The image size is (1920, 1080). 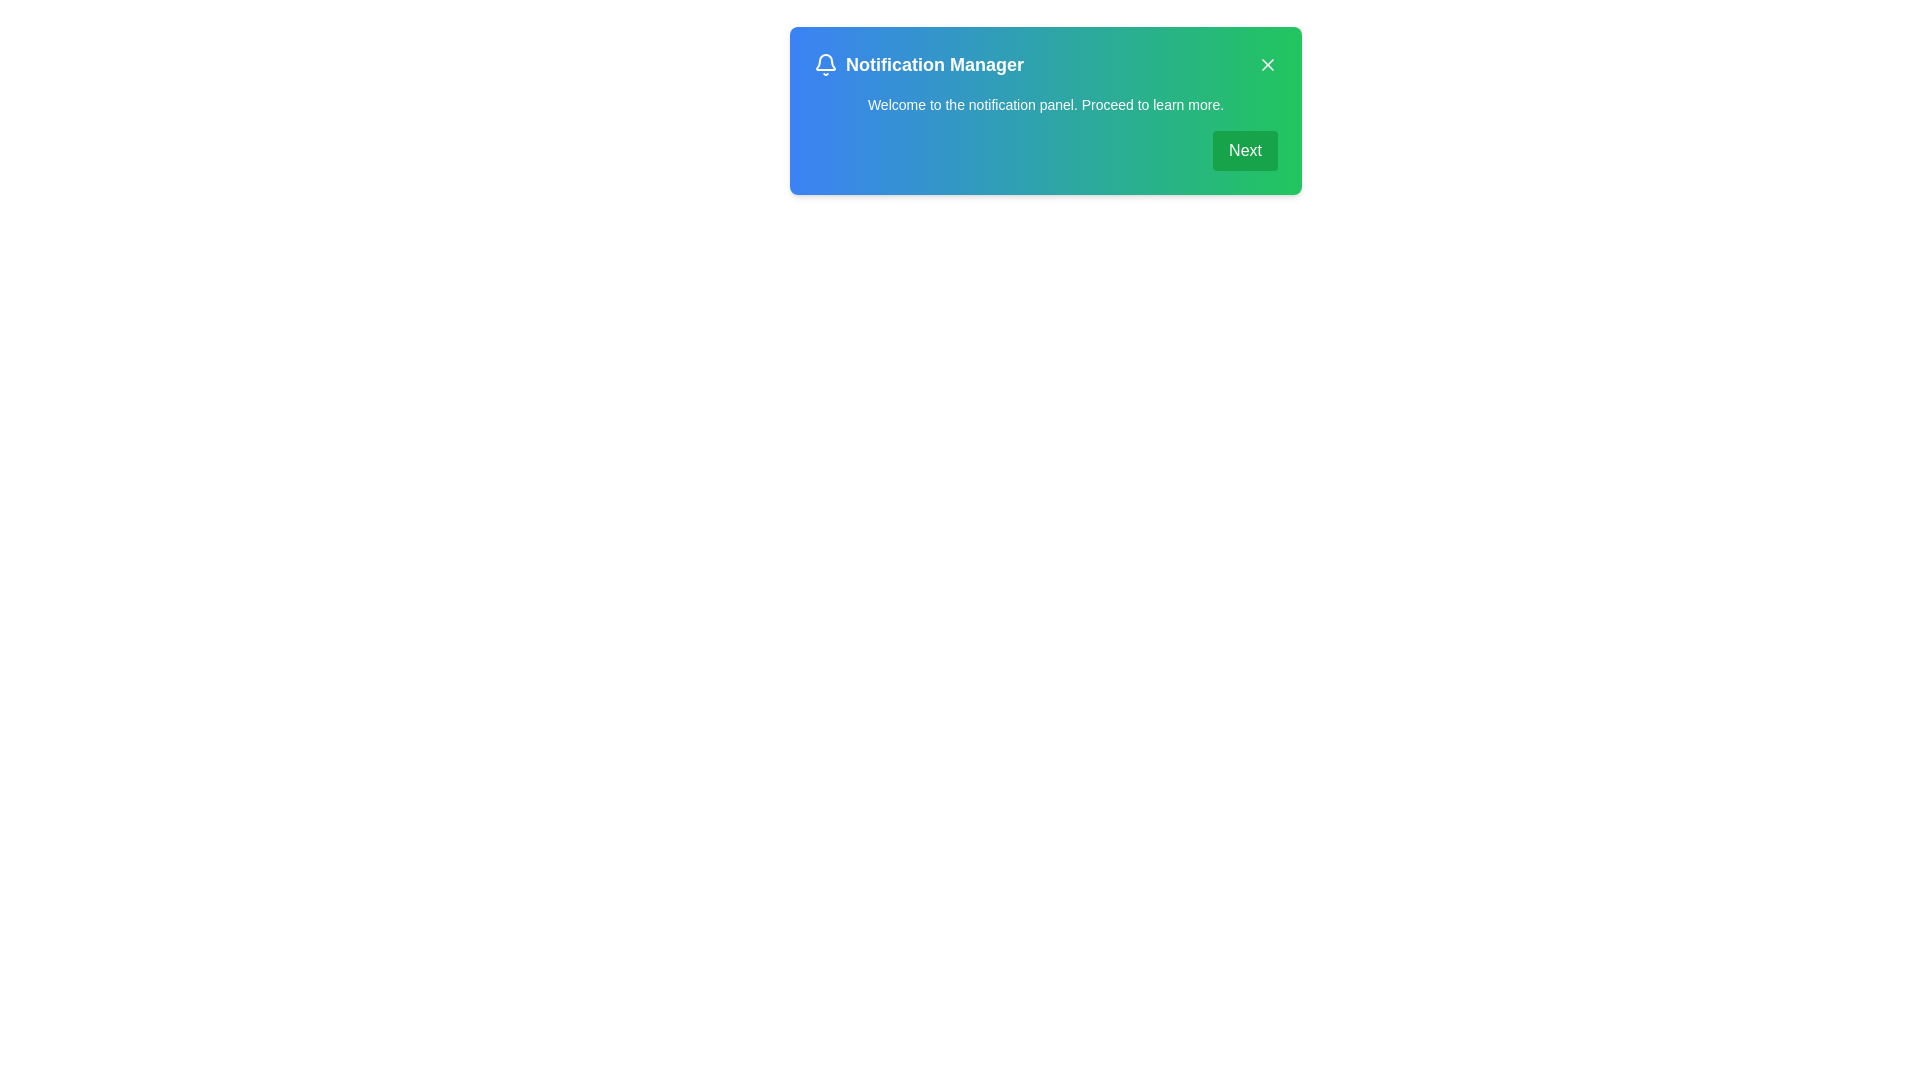 I want to click on close button to dismiss the alert, so click(x=1266, y=64).